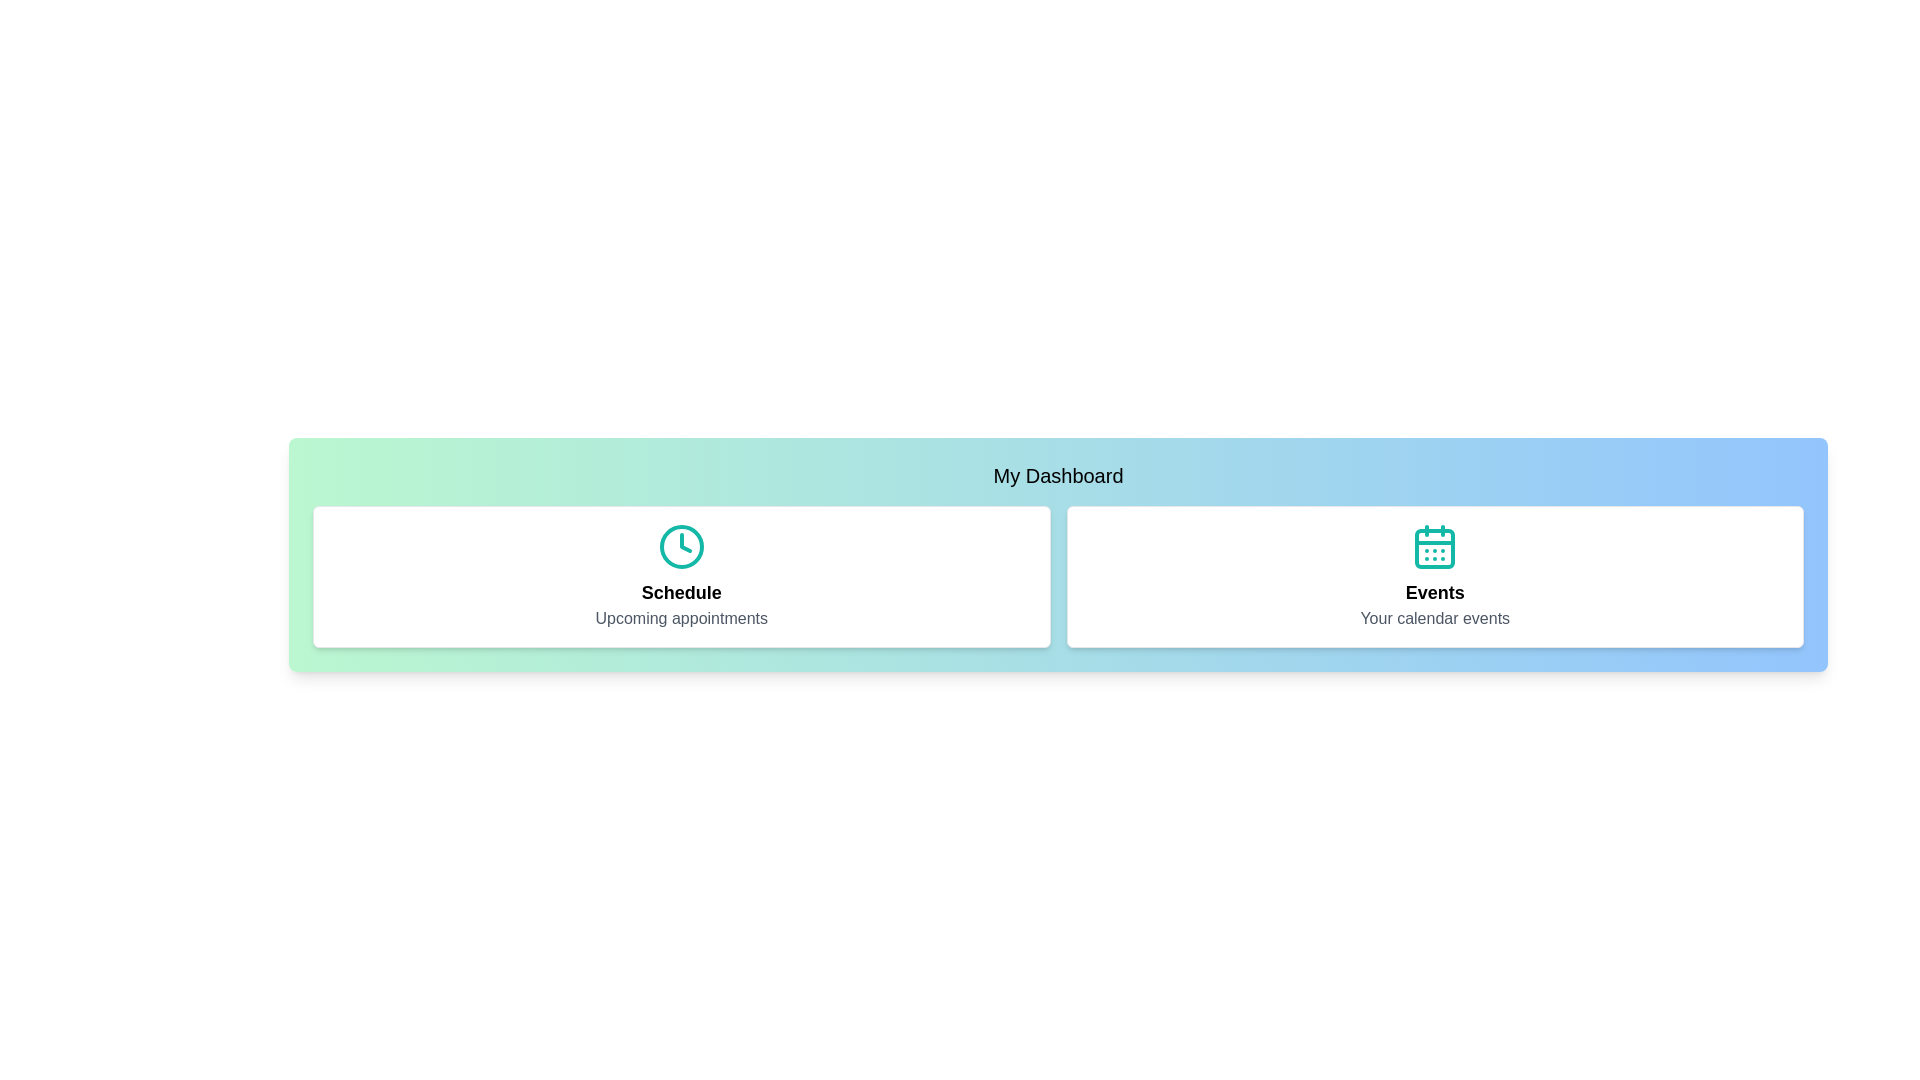 The width and height of the screenshot is (1920, 1080). I want to click on the title text label that serves as the heading for the dashboard section, located centrally above the 'Schedule' and 'Events' sections, so click(1057, 475).